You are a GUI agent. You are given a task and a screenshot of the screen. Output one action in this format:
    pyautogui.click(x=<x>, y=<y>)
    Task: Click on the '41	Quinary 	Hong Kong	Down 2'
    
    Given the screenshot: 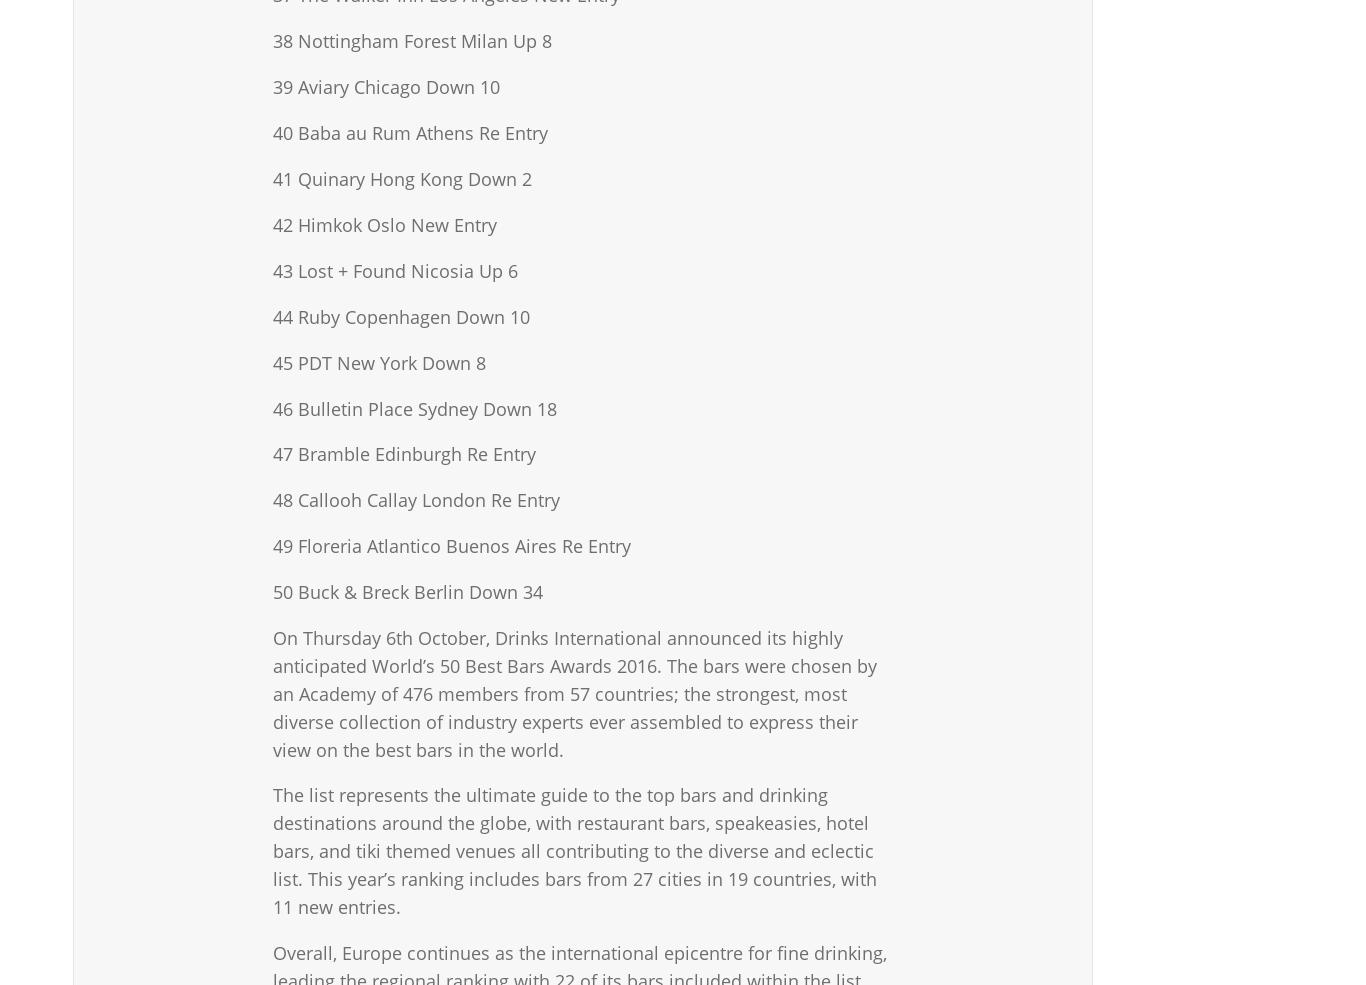 What is the action you would take?
    pyautogui.click(x=401, y=178)
    